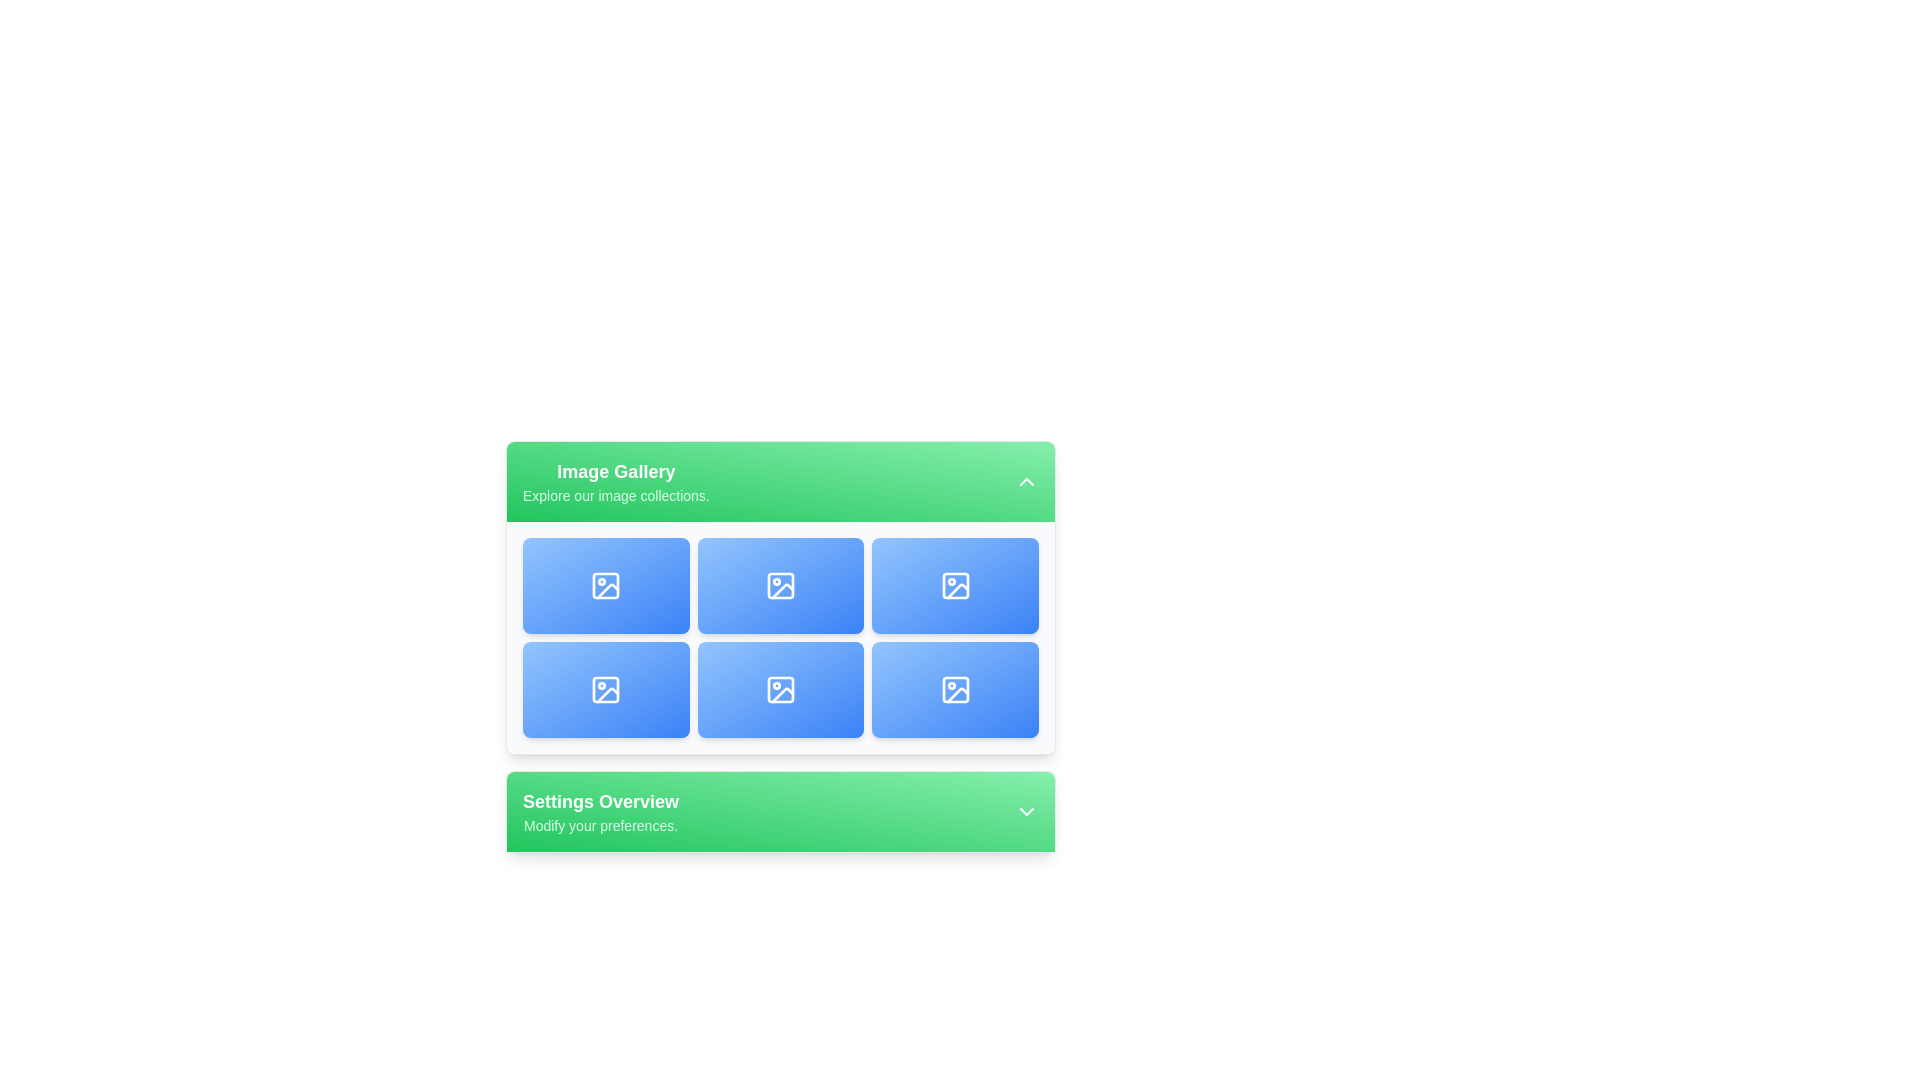  What do you see at coordinates (1027, 812) in the screenshot?
I see `the Chevron Downward icon in the Settings Overview section` at bounding box center [1027, 812].